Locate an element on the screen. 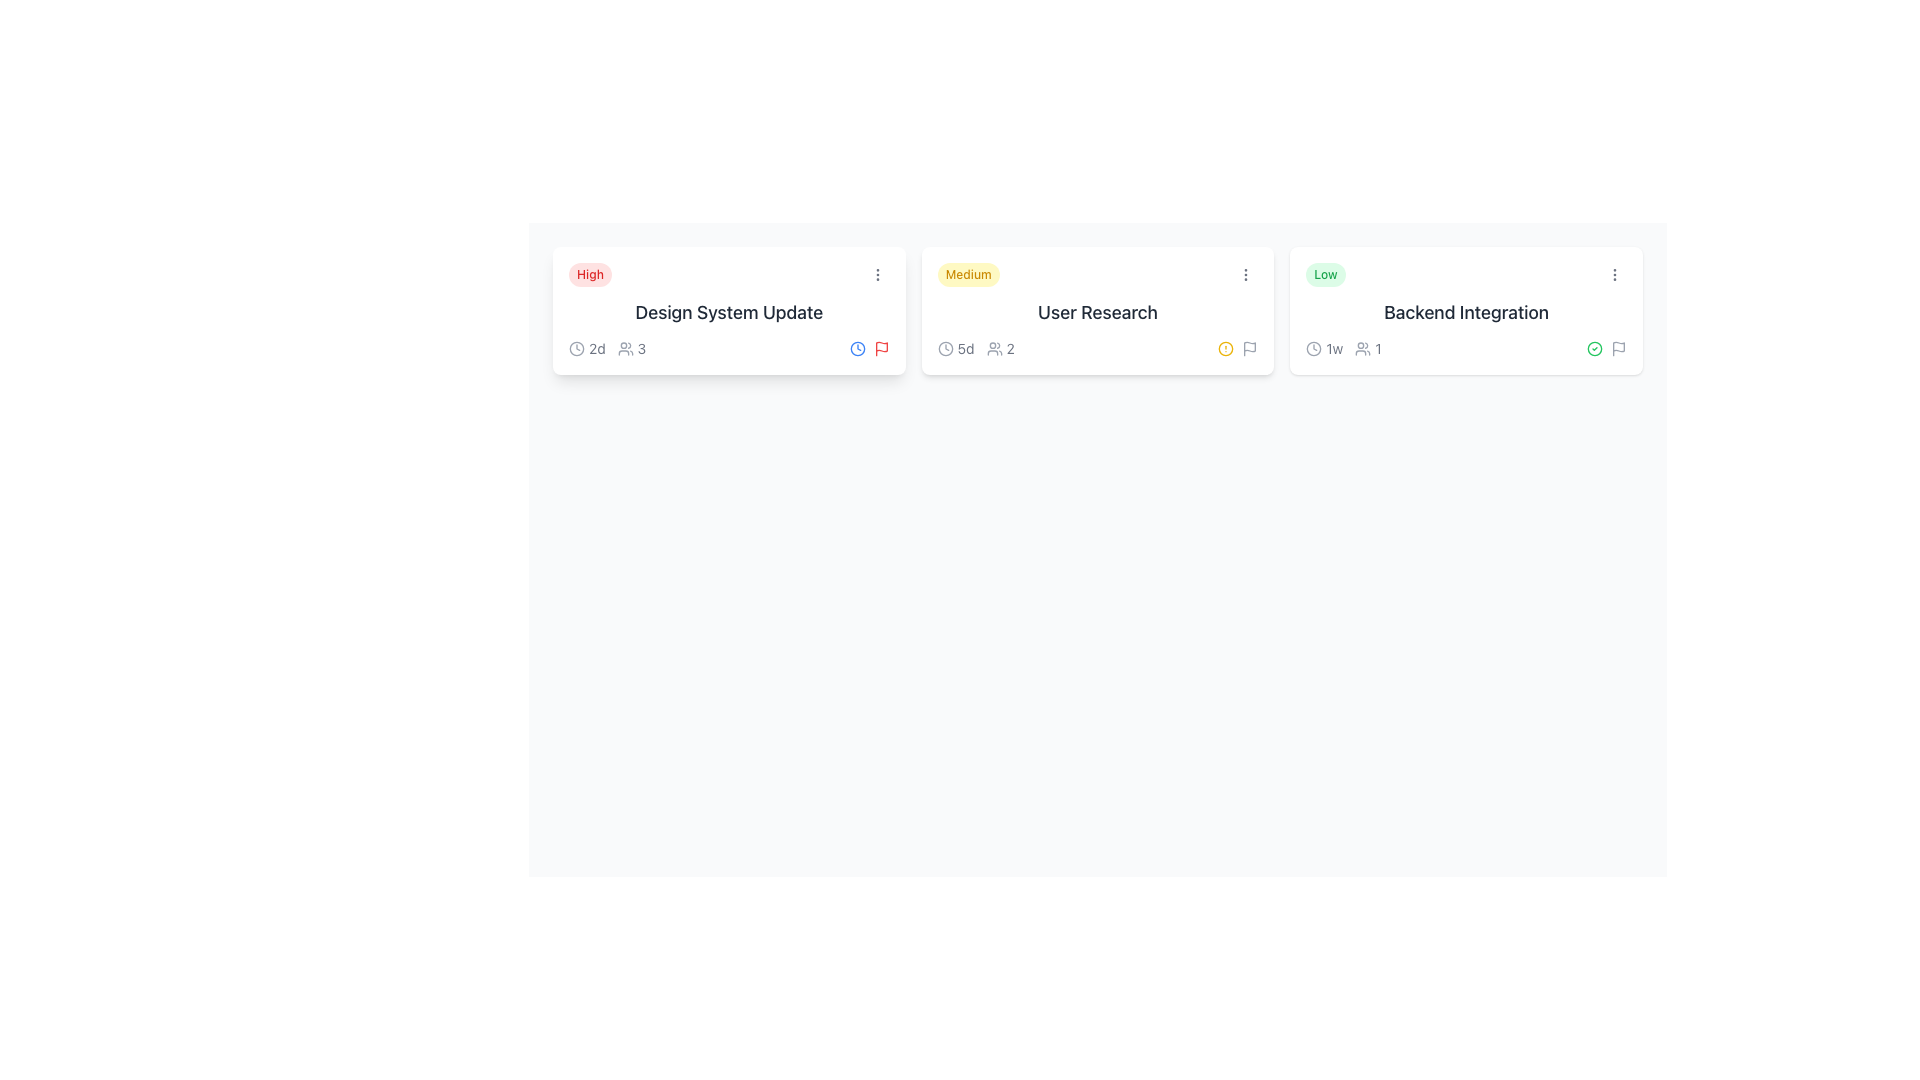  the small text label displaying the number '1' in light gray color, which is positioned at the center-bottom of the 'Backend Integration' card, to the right of the user icon is located at coordinates (1377, 347).